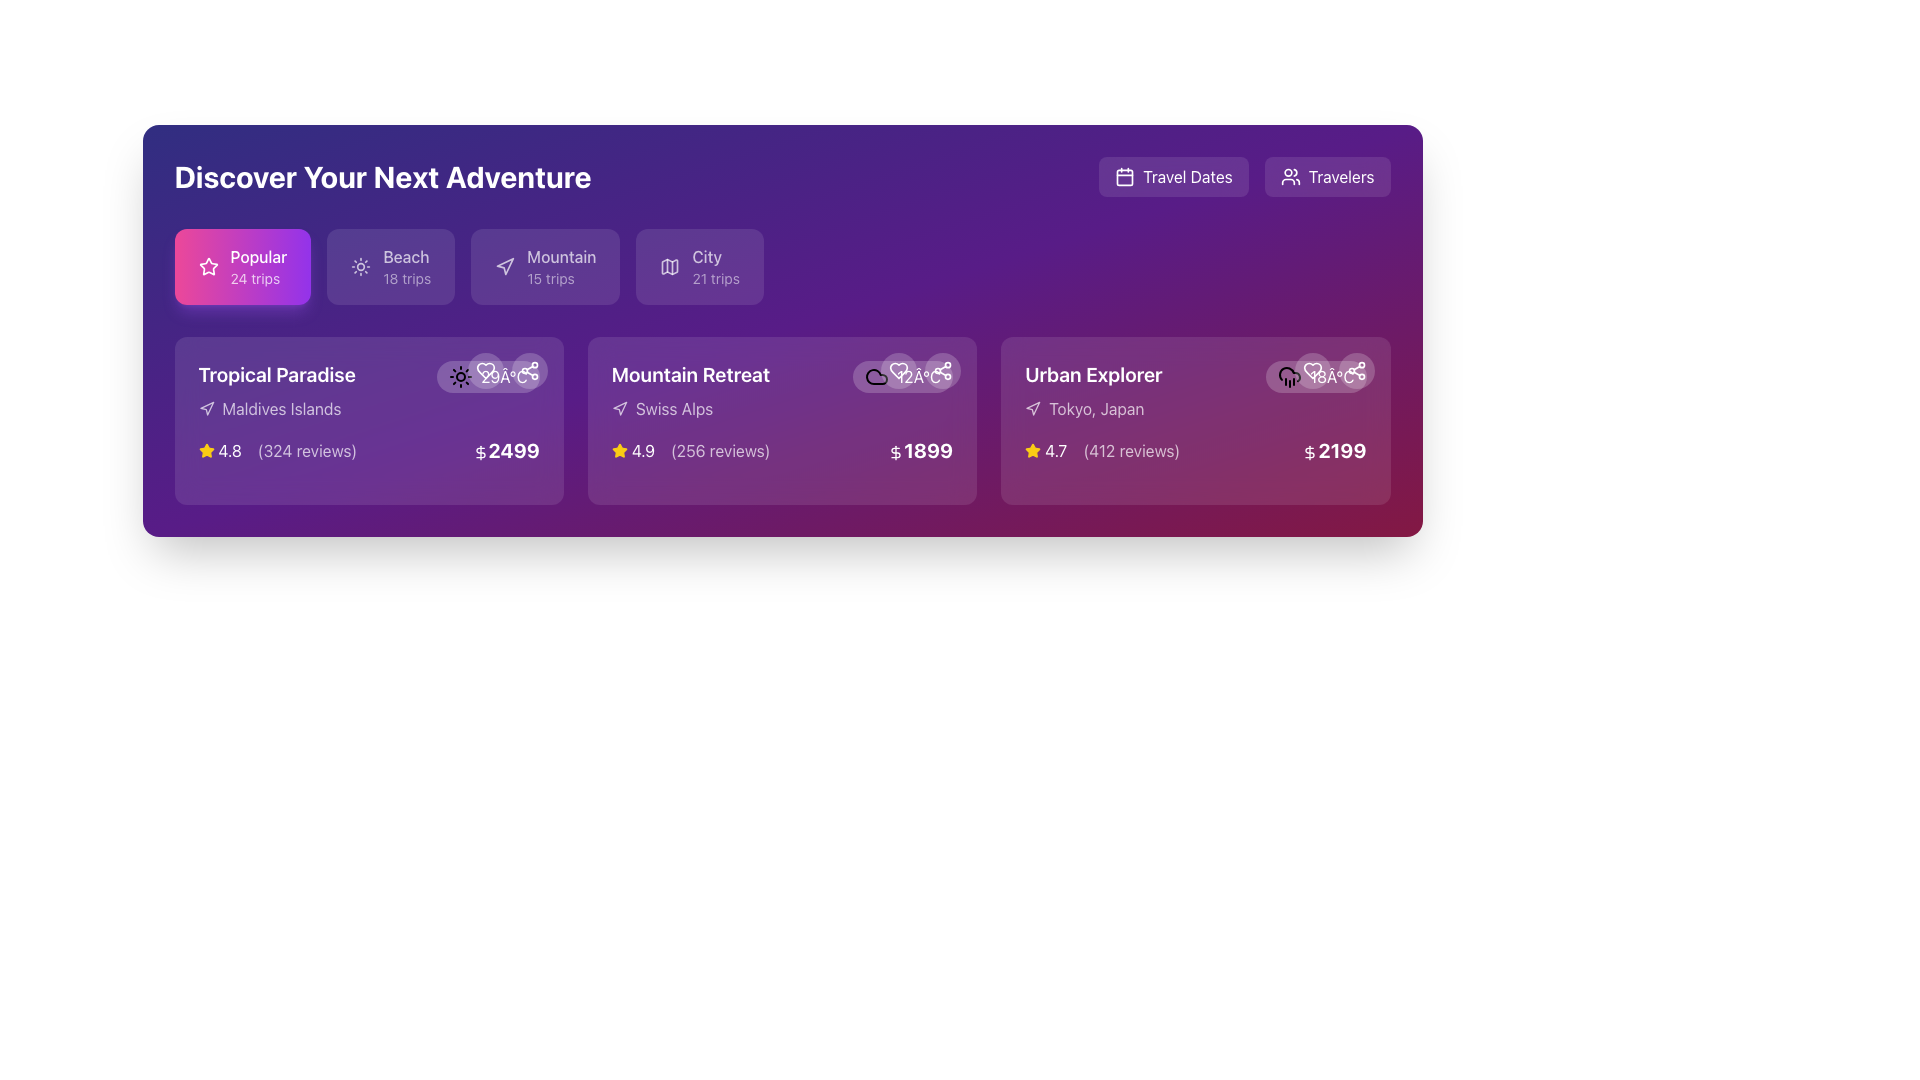  Describe the element at coordinates (257, 256) in the screenshot. I see `'Popular' text label within the vibrant pink button located at the top left corner of the button grid` at that location.